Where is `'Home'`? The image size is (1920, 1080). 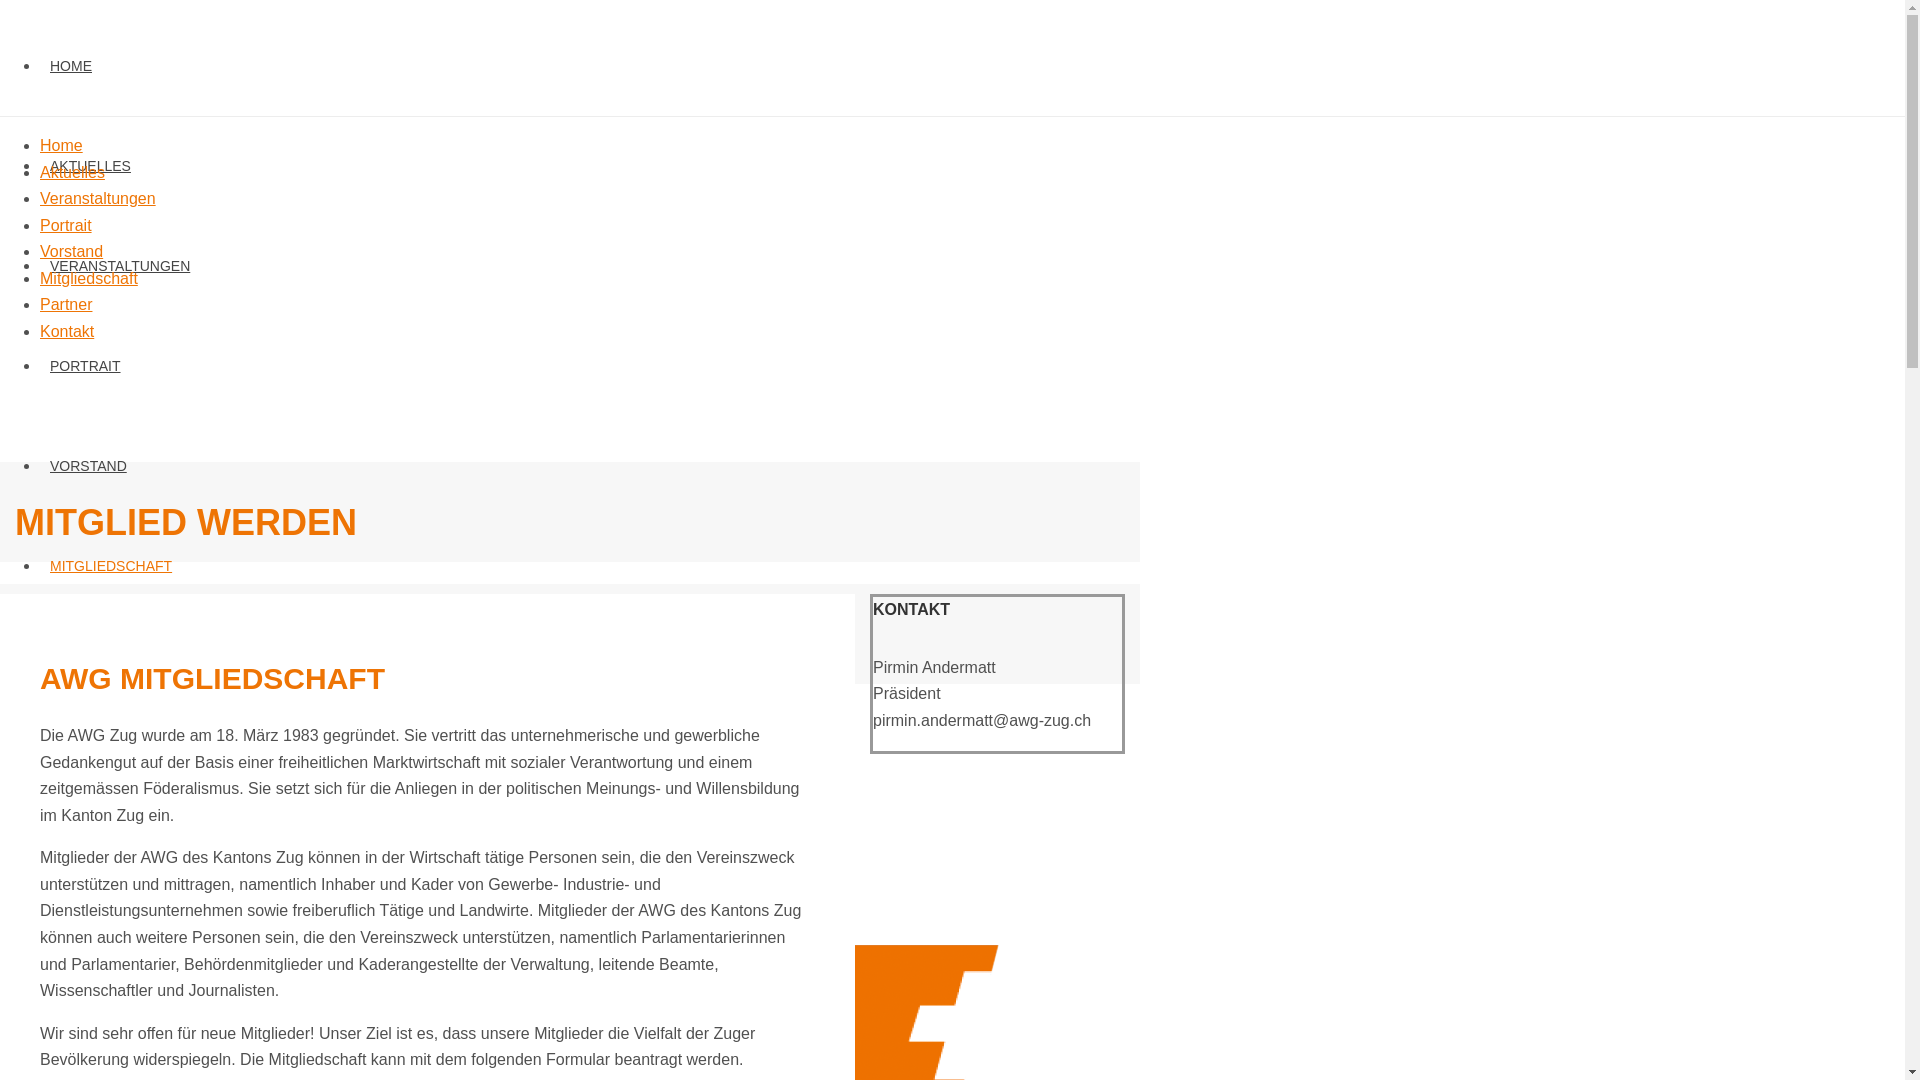
'Home' is located at coordinates (61, 144).